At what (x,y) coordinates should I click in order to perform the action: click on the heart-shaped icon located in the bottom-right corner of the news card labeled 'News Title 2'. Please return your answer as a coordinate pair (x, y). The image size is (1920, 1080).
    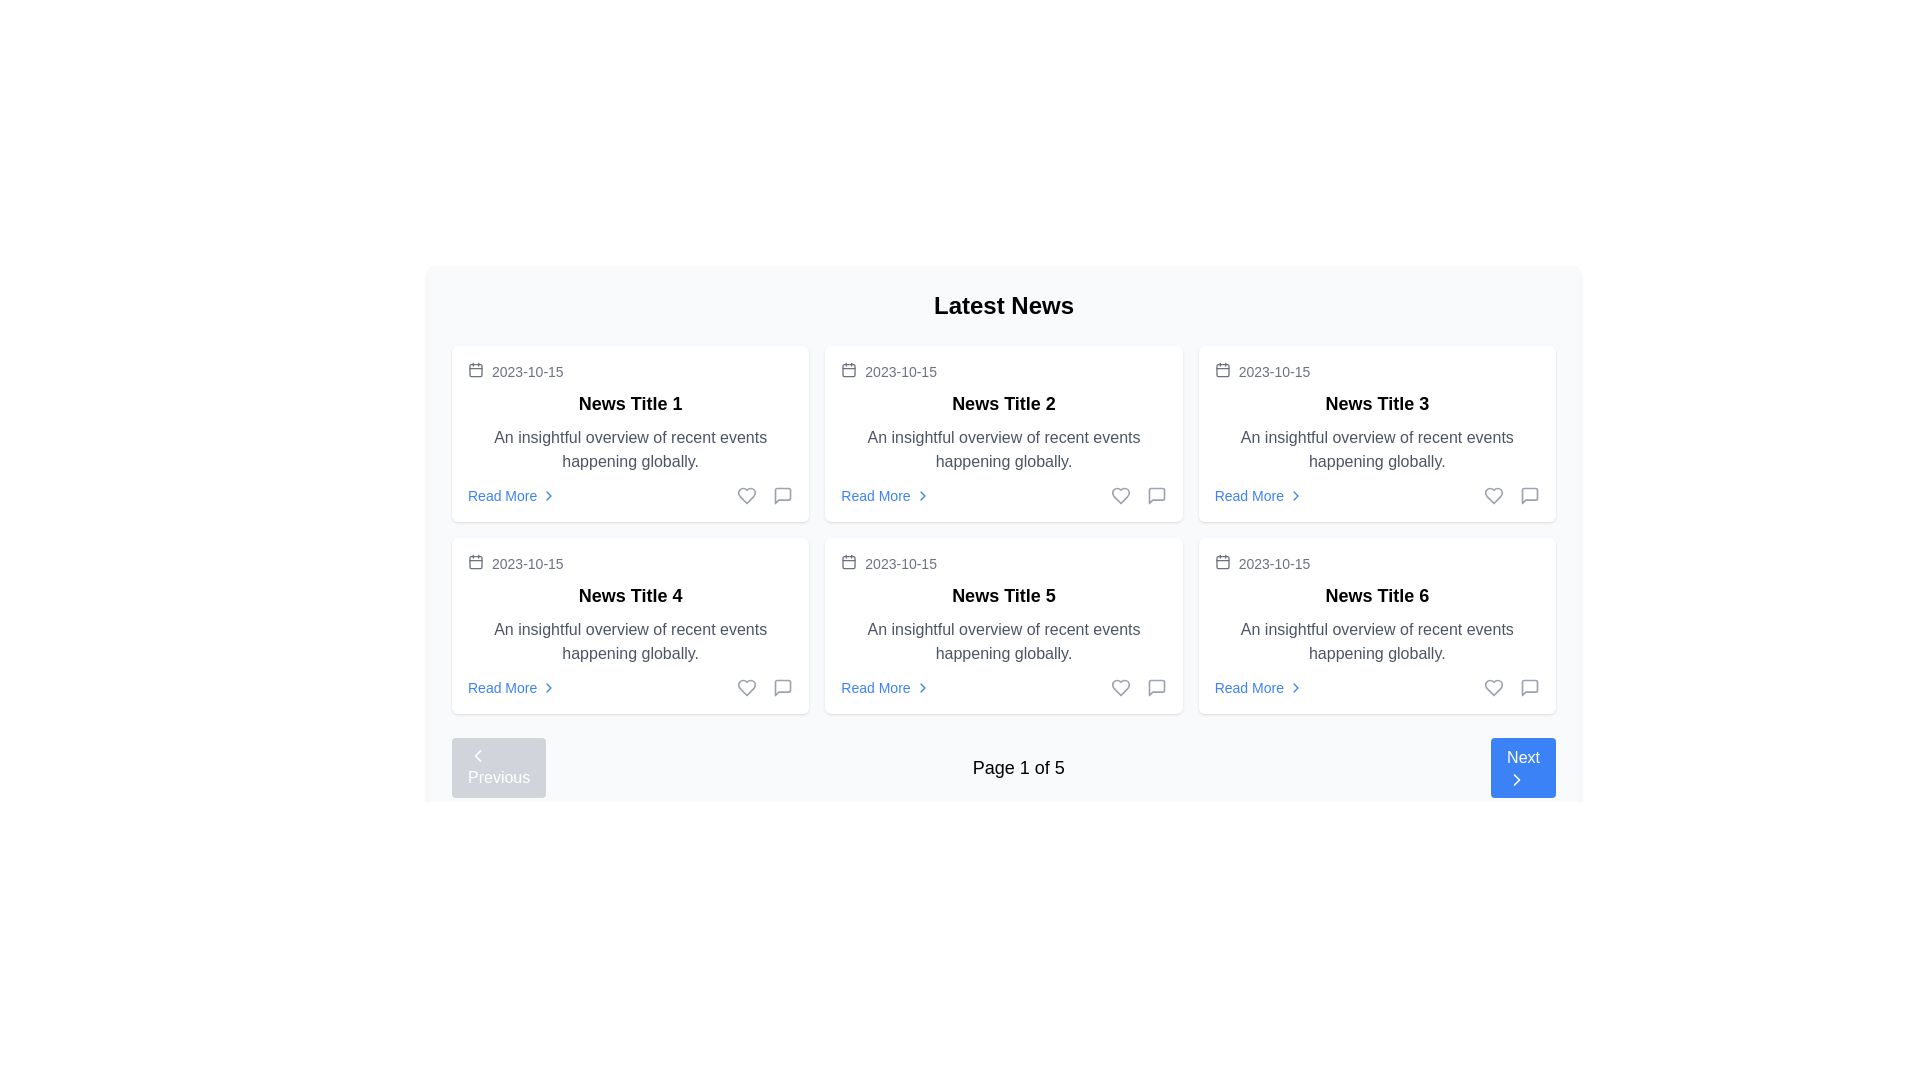
    Looking at the image, I should click on (1120, 495).